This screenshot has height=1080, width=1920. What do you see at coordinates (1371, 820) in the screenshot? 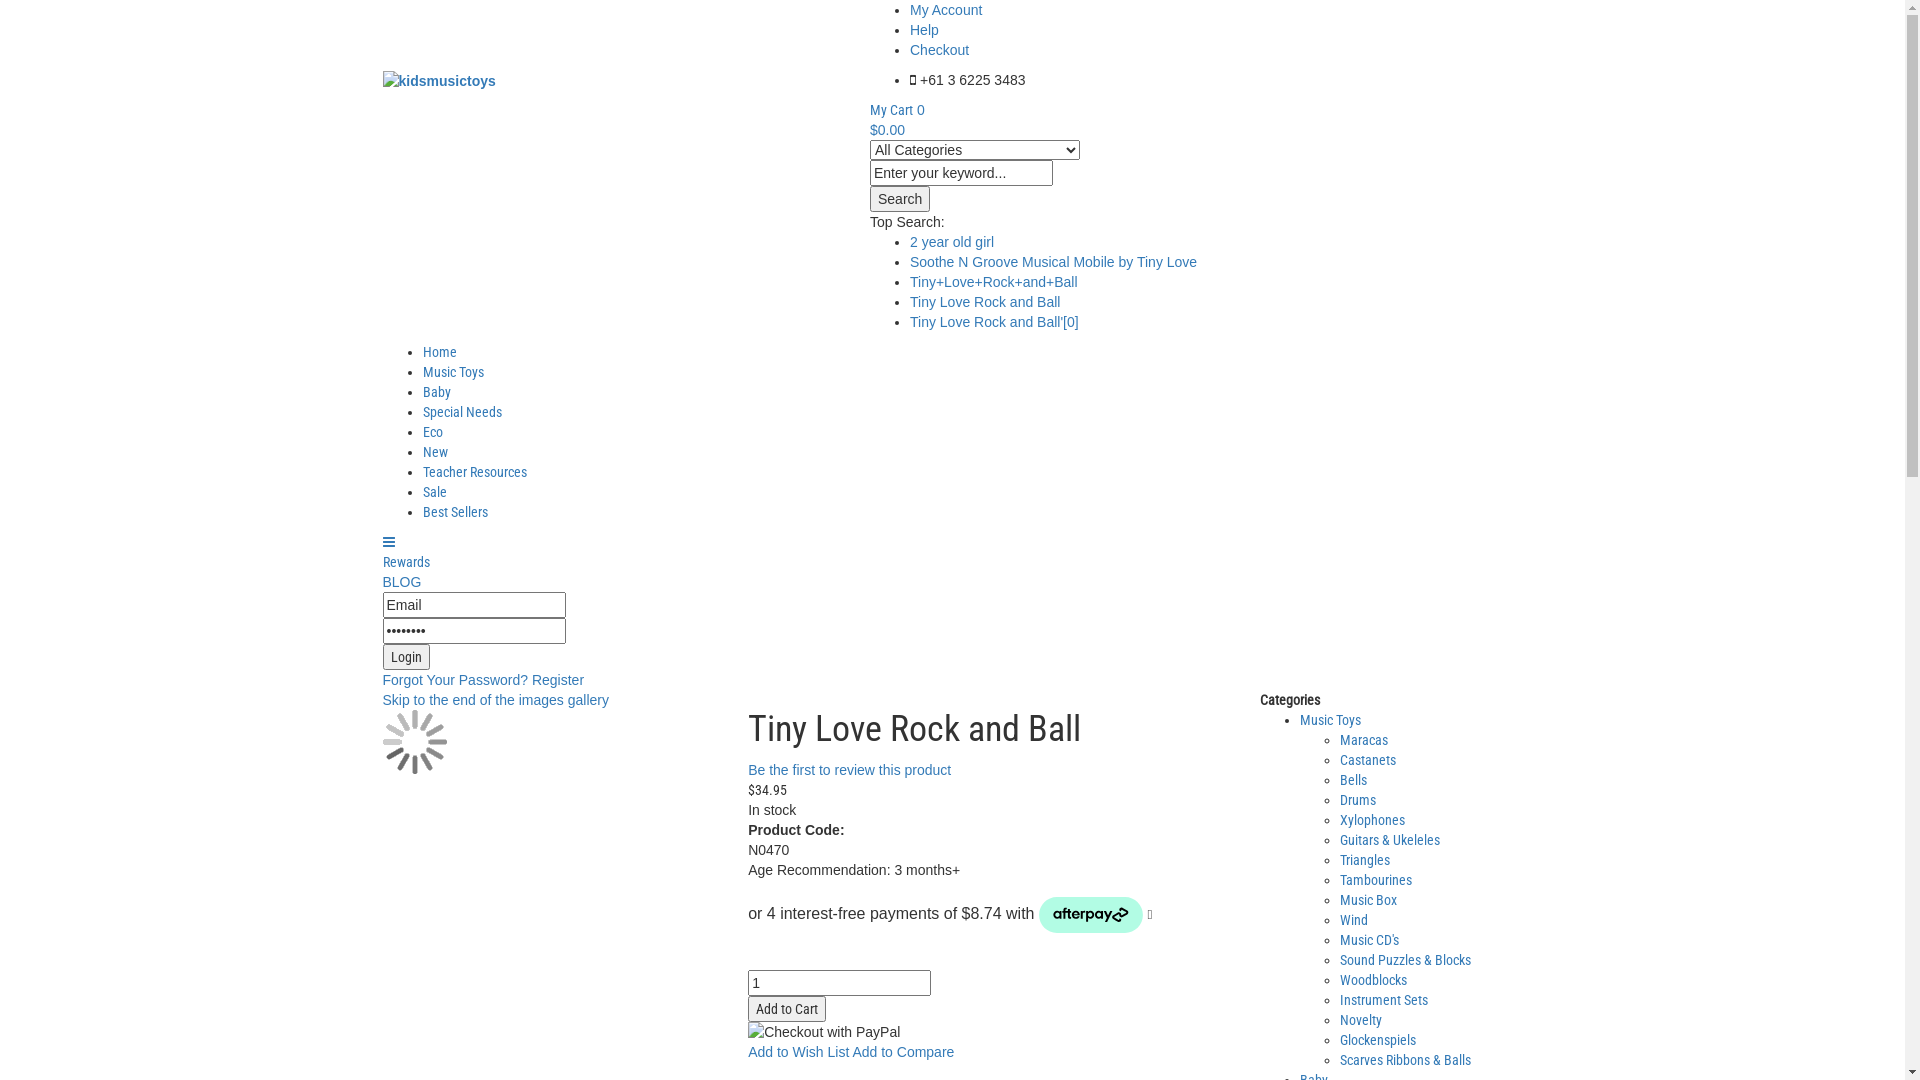
I see `'Xylophones'` at bounding box center [1371, 820].